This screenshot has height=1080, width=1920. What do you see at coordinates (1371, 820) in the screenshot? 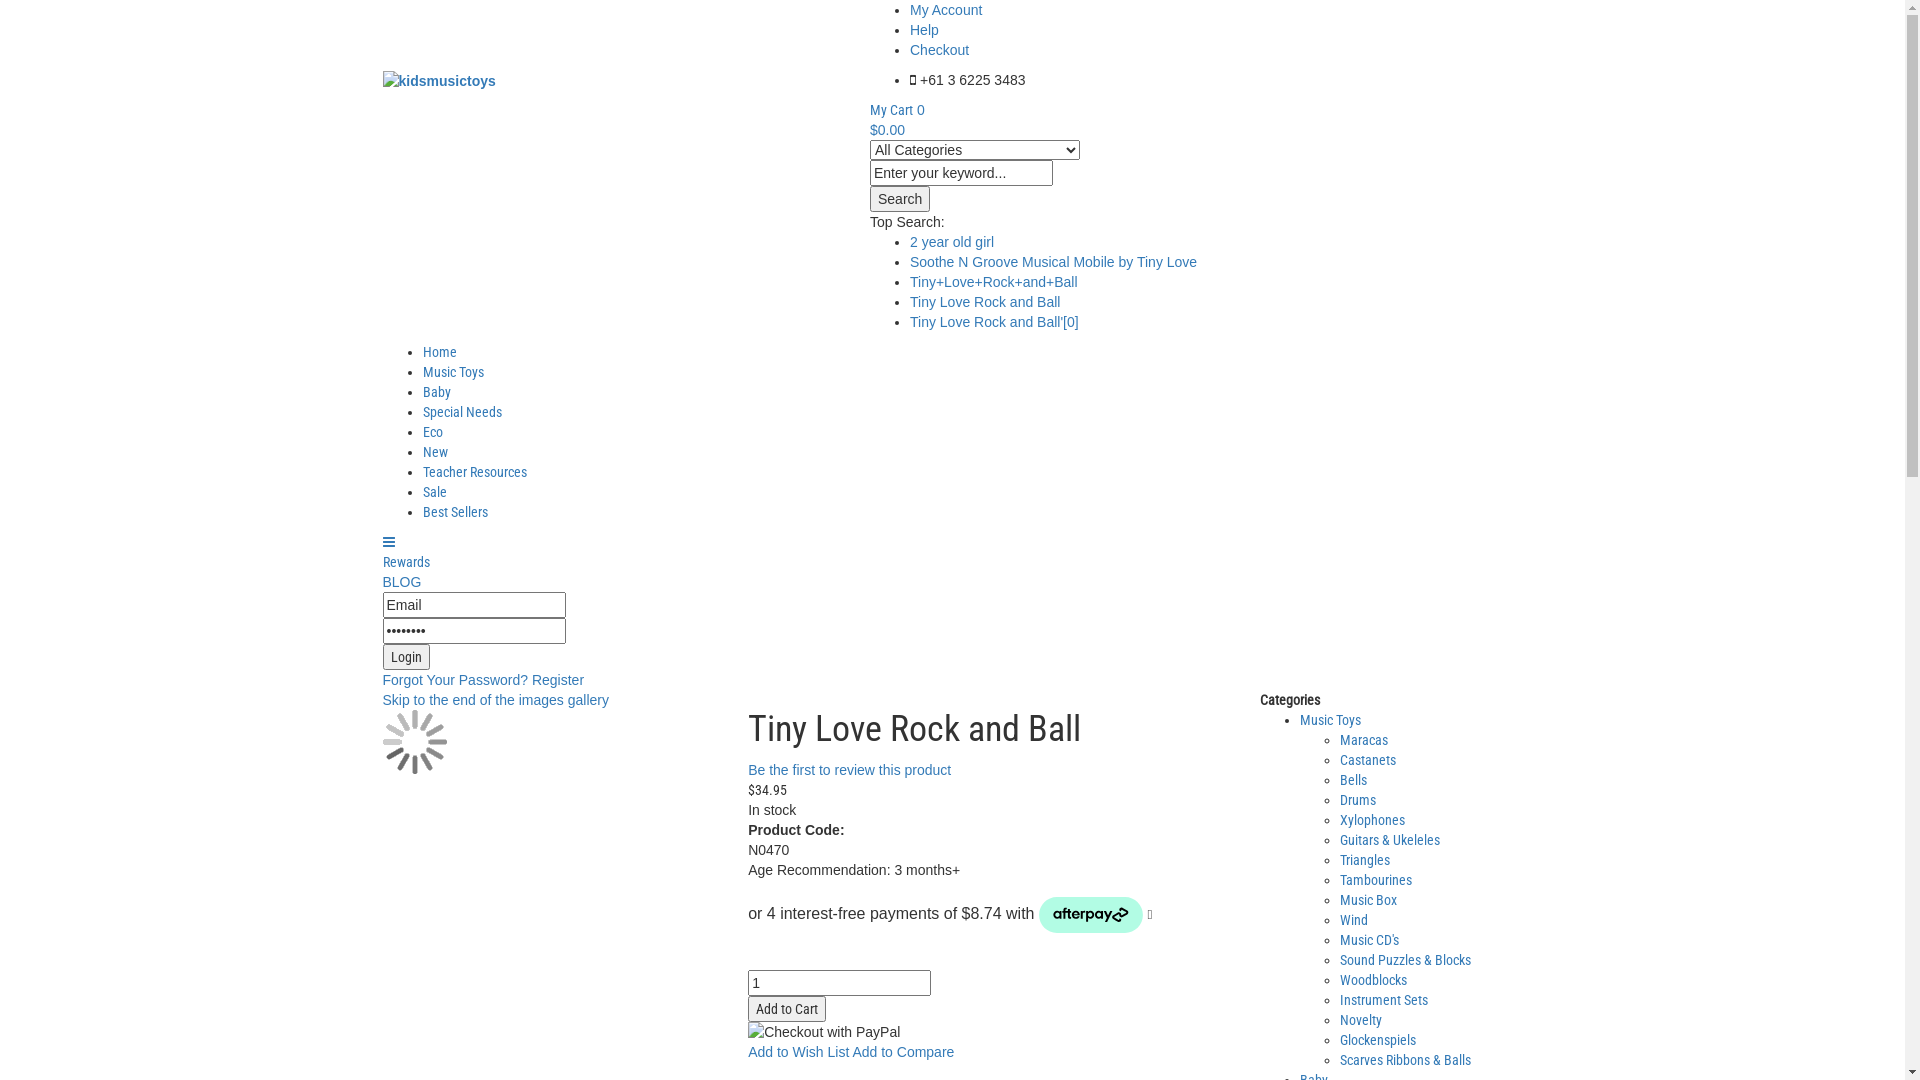
I see `'Xylophones'` at bounding box center [1371, 820].